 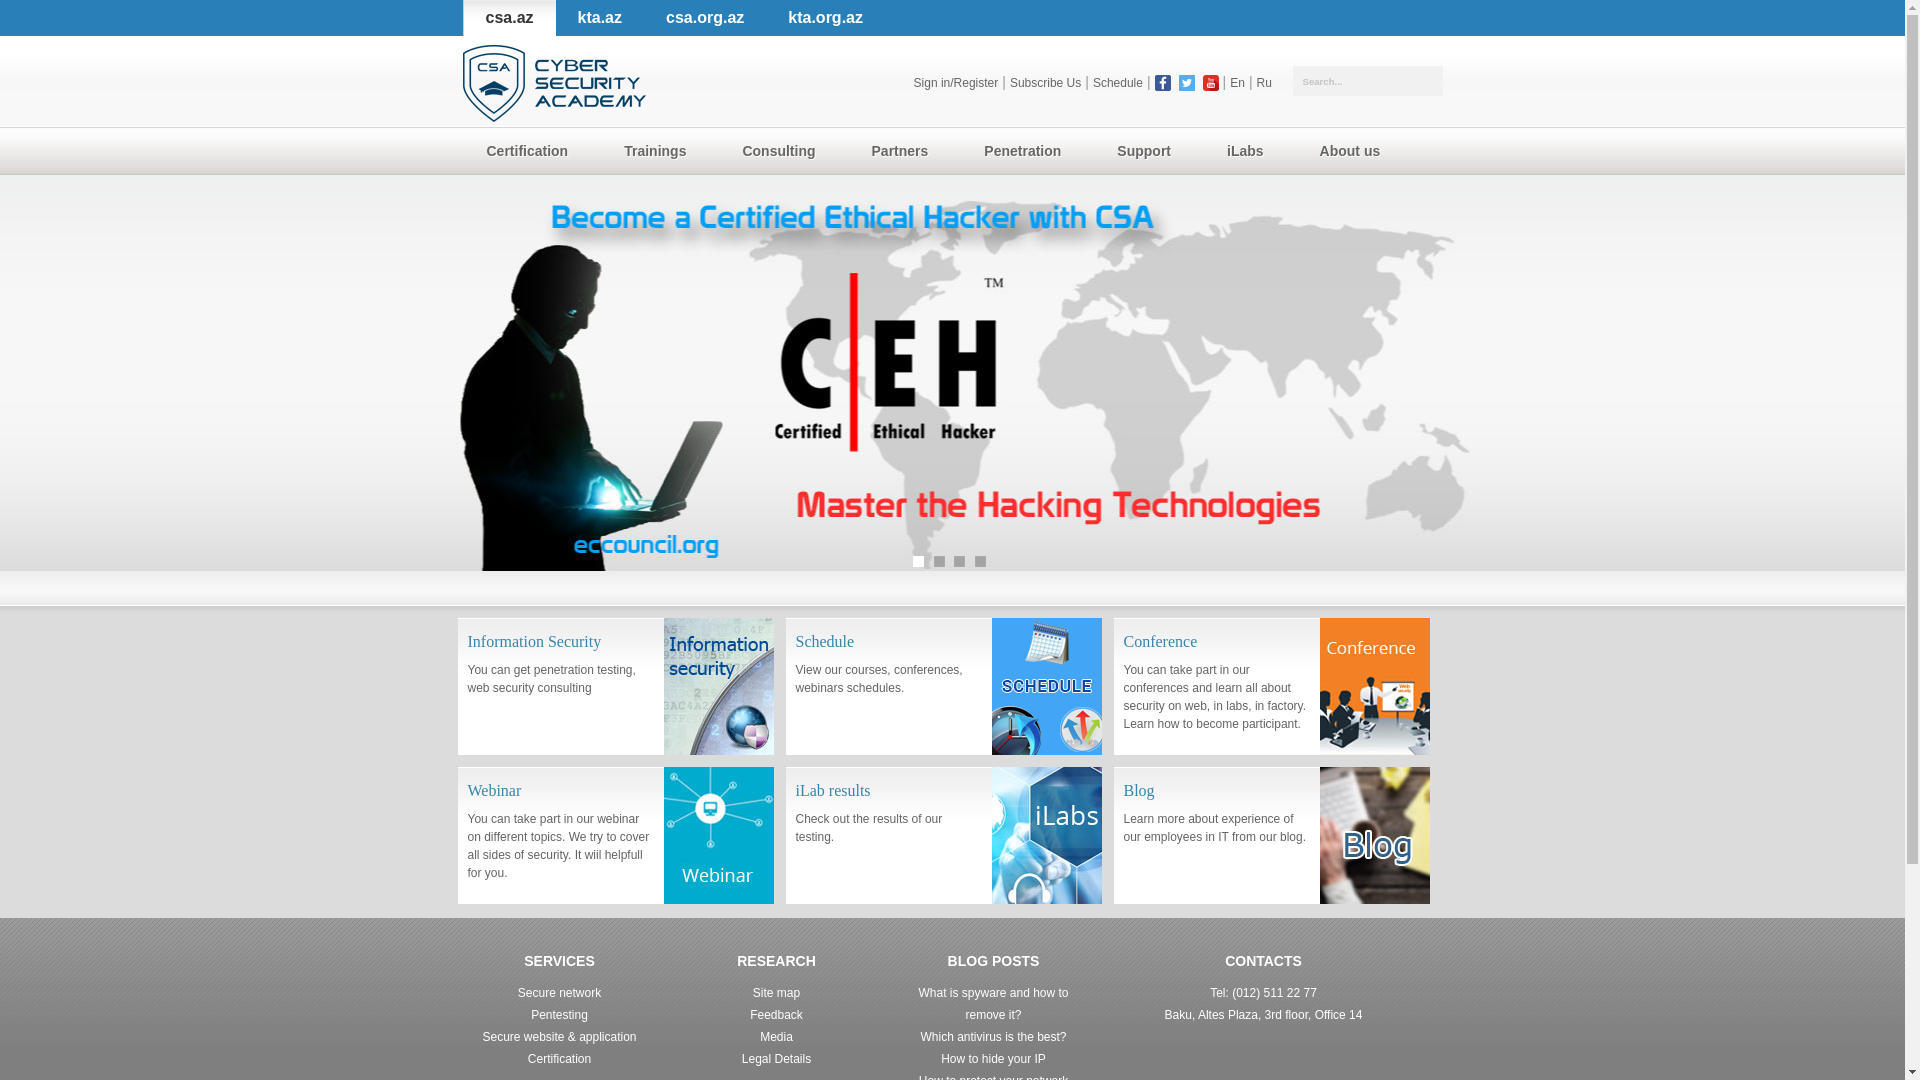 What do you see at coordinates (1236, 82) in the screenshot?
I see `'En'` at bounding box center [1236, 82].